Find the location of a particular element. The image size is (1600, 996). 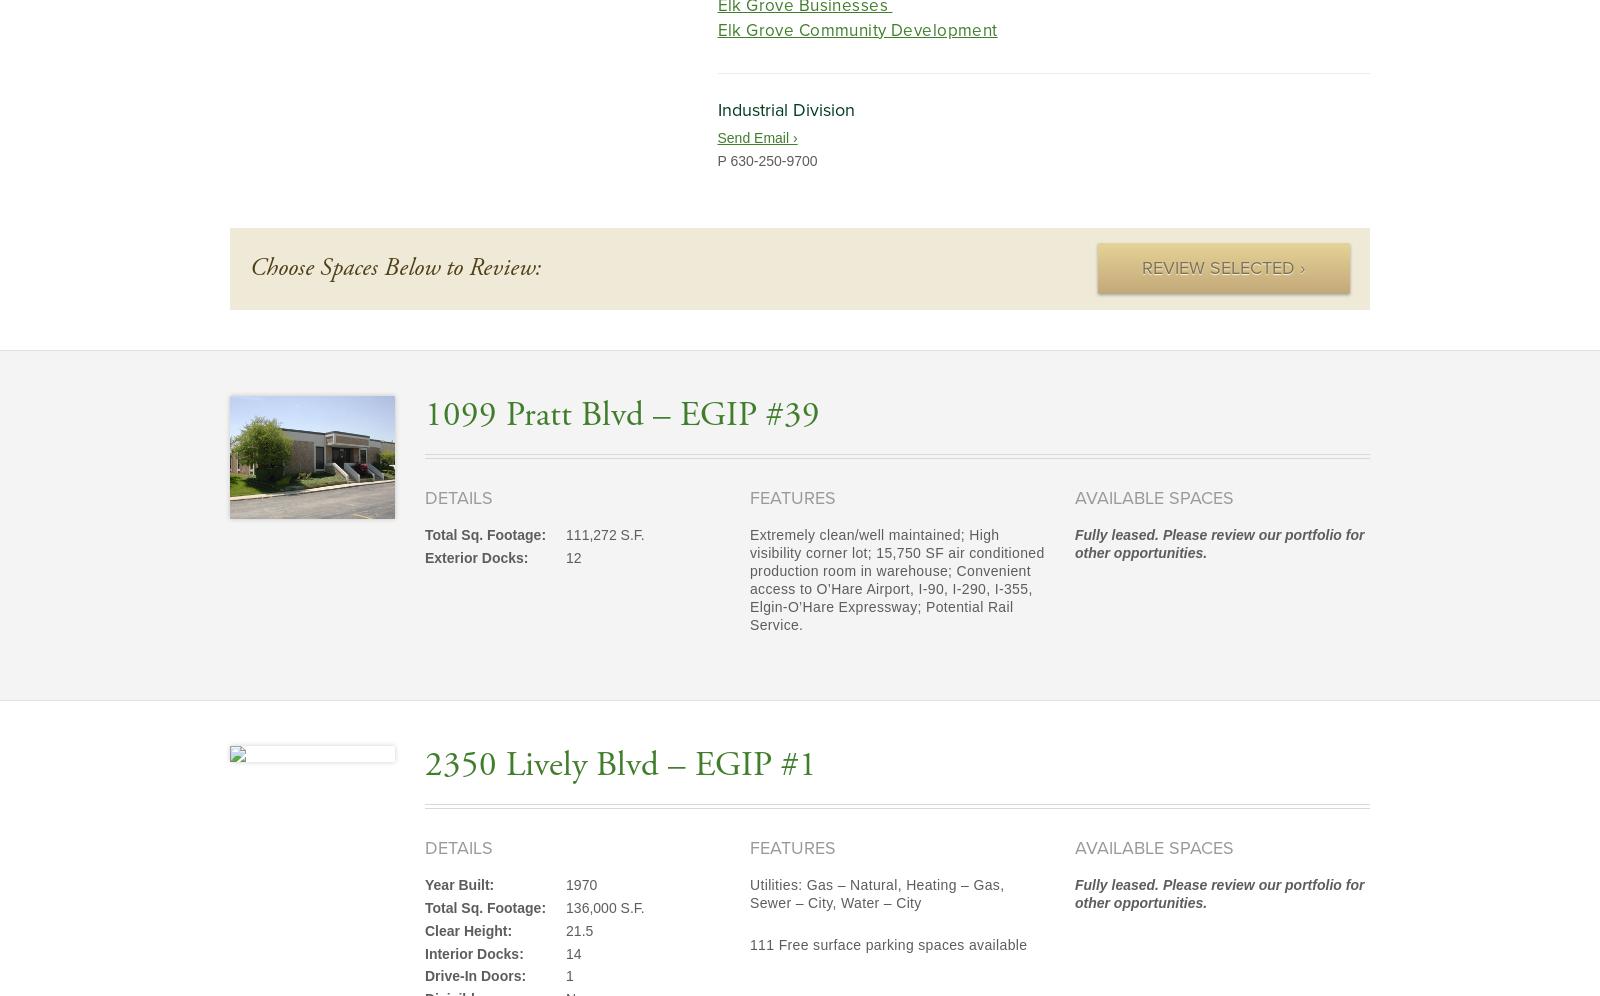

'P 630-250-9700' is located at coordinates (767, 158).